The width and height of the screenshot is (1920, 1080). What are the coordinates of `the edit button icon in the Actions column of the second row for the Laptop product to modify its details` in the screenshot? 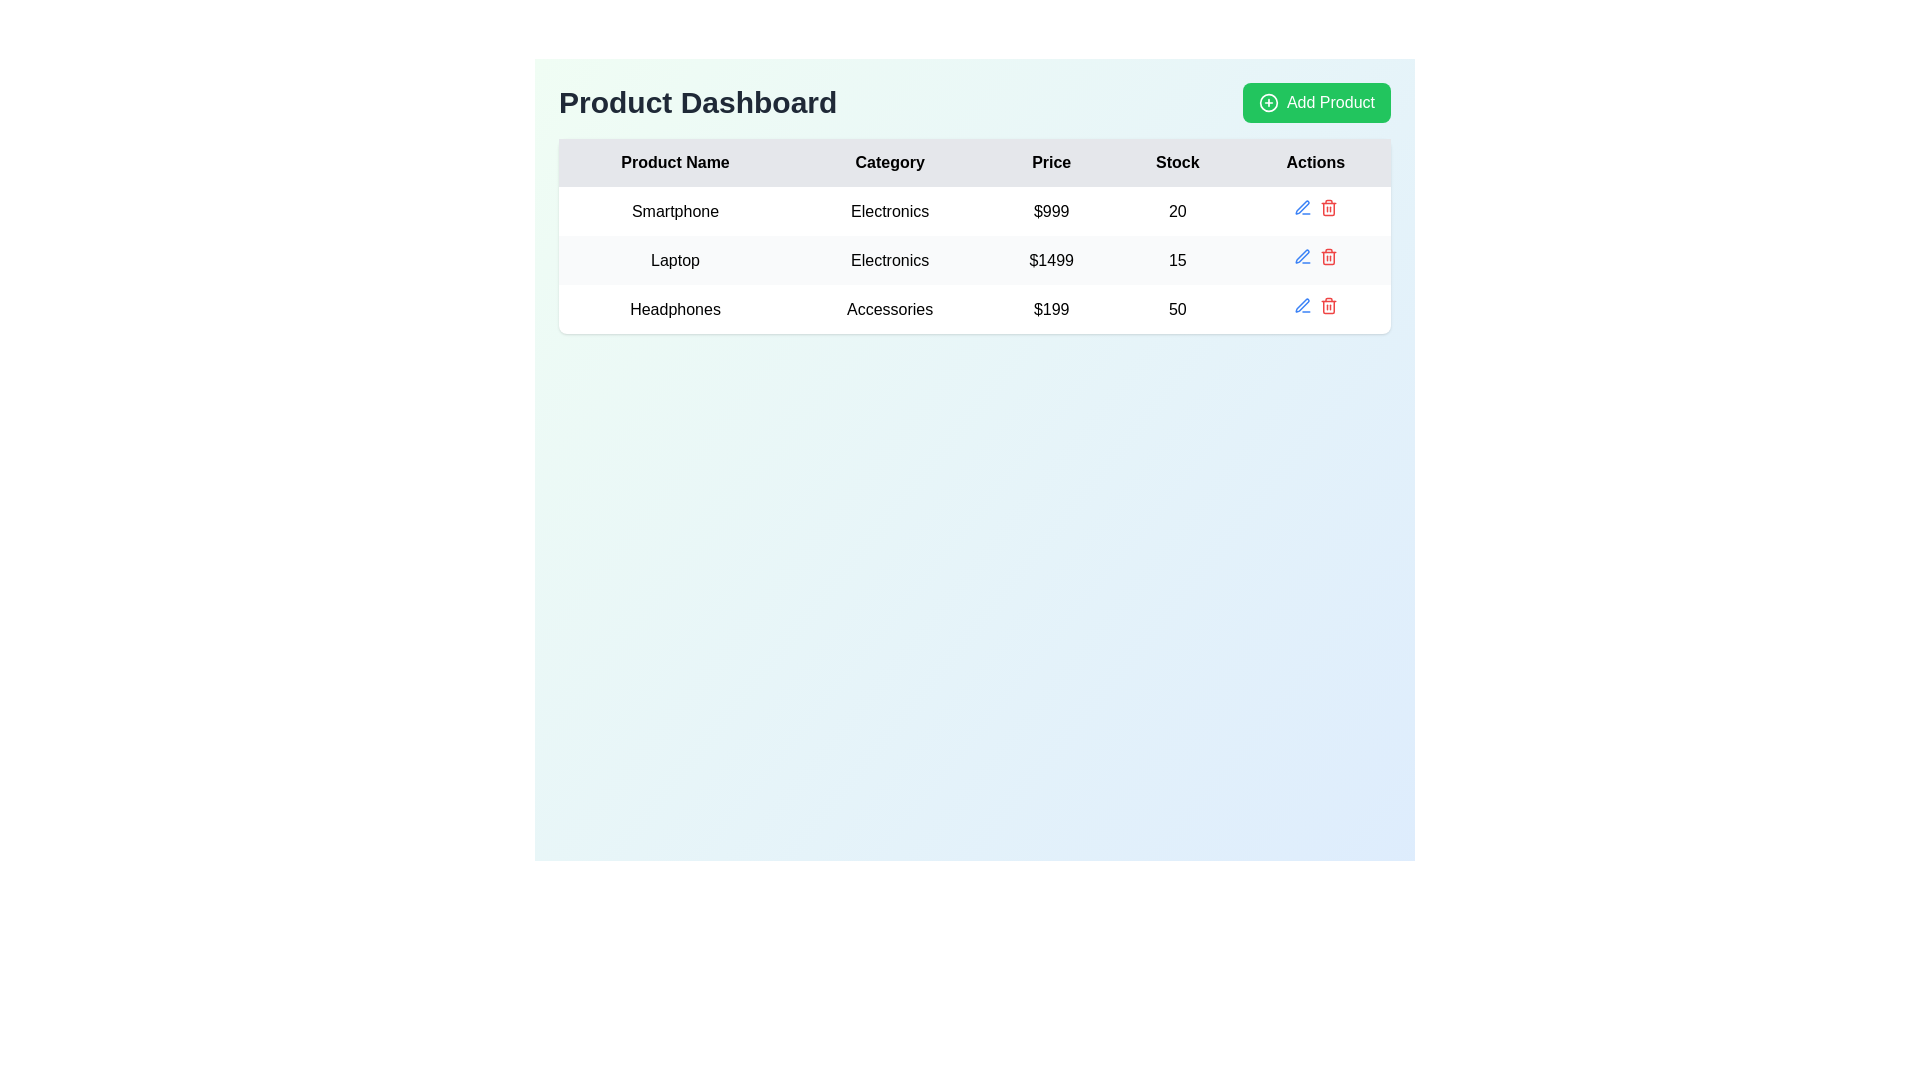 It's located at (1301, 254).